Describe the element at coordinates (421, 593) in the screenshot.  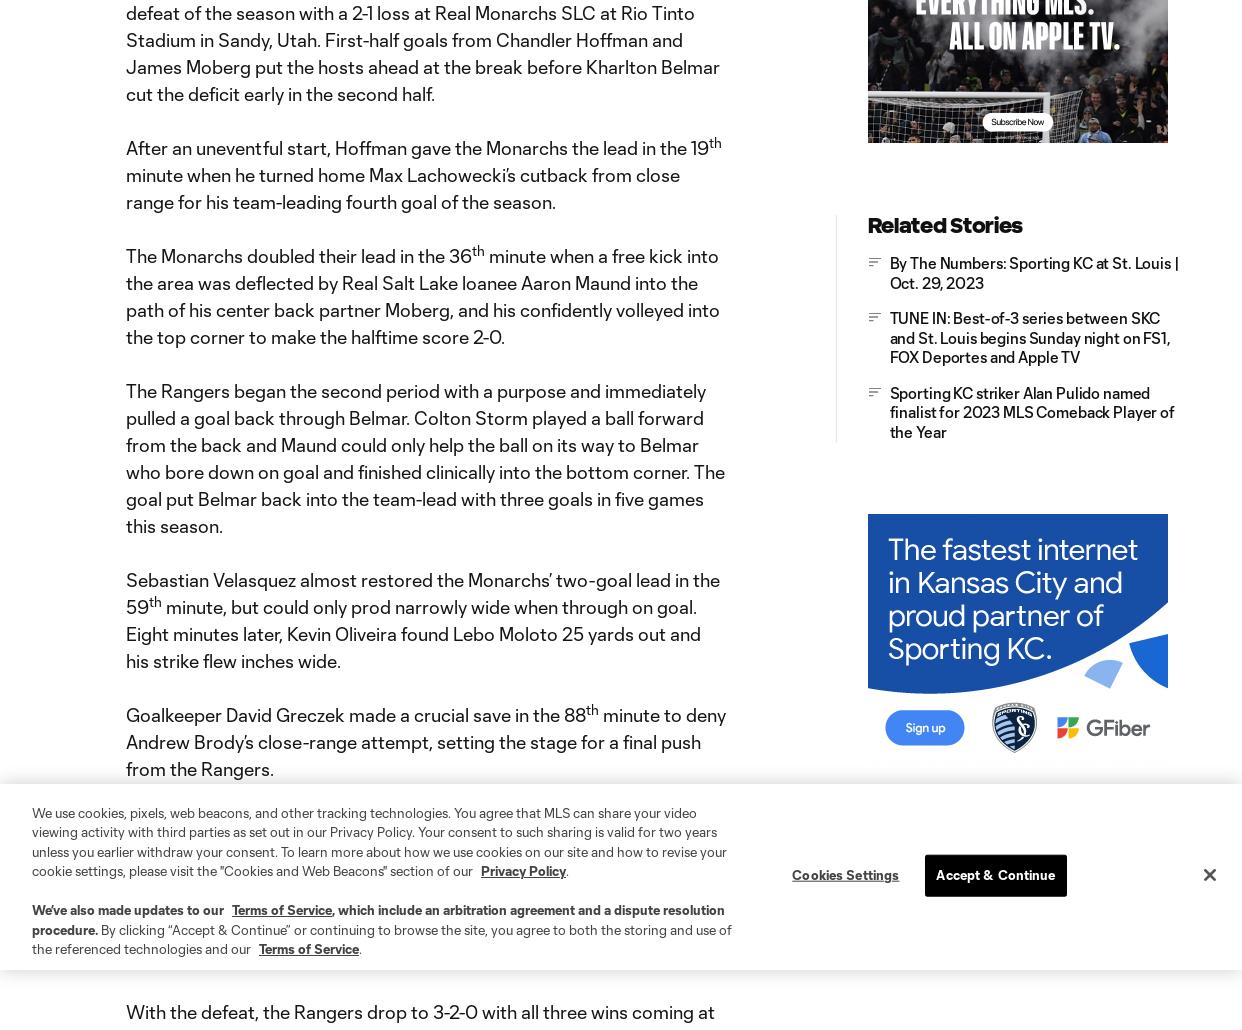
I see `'Sebastian Velasquez almost restored the Monarchs’ two-goal lead in the 59'` at that location.